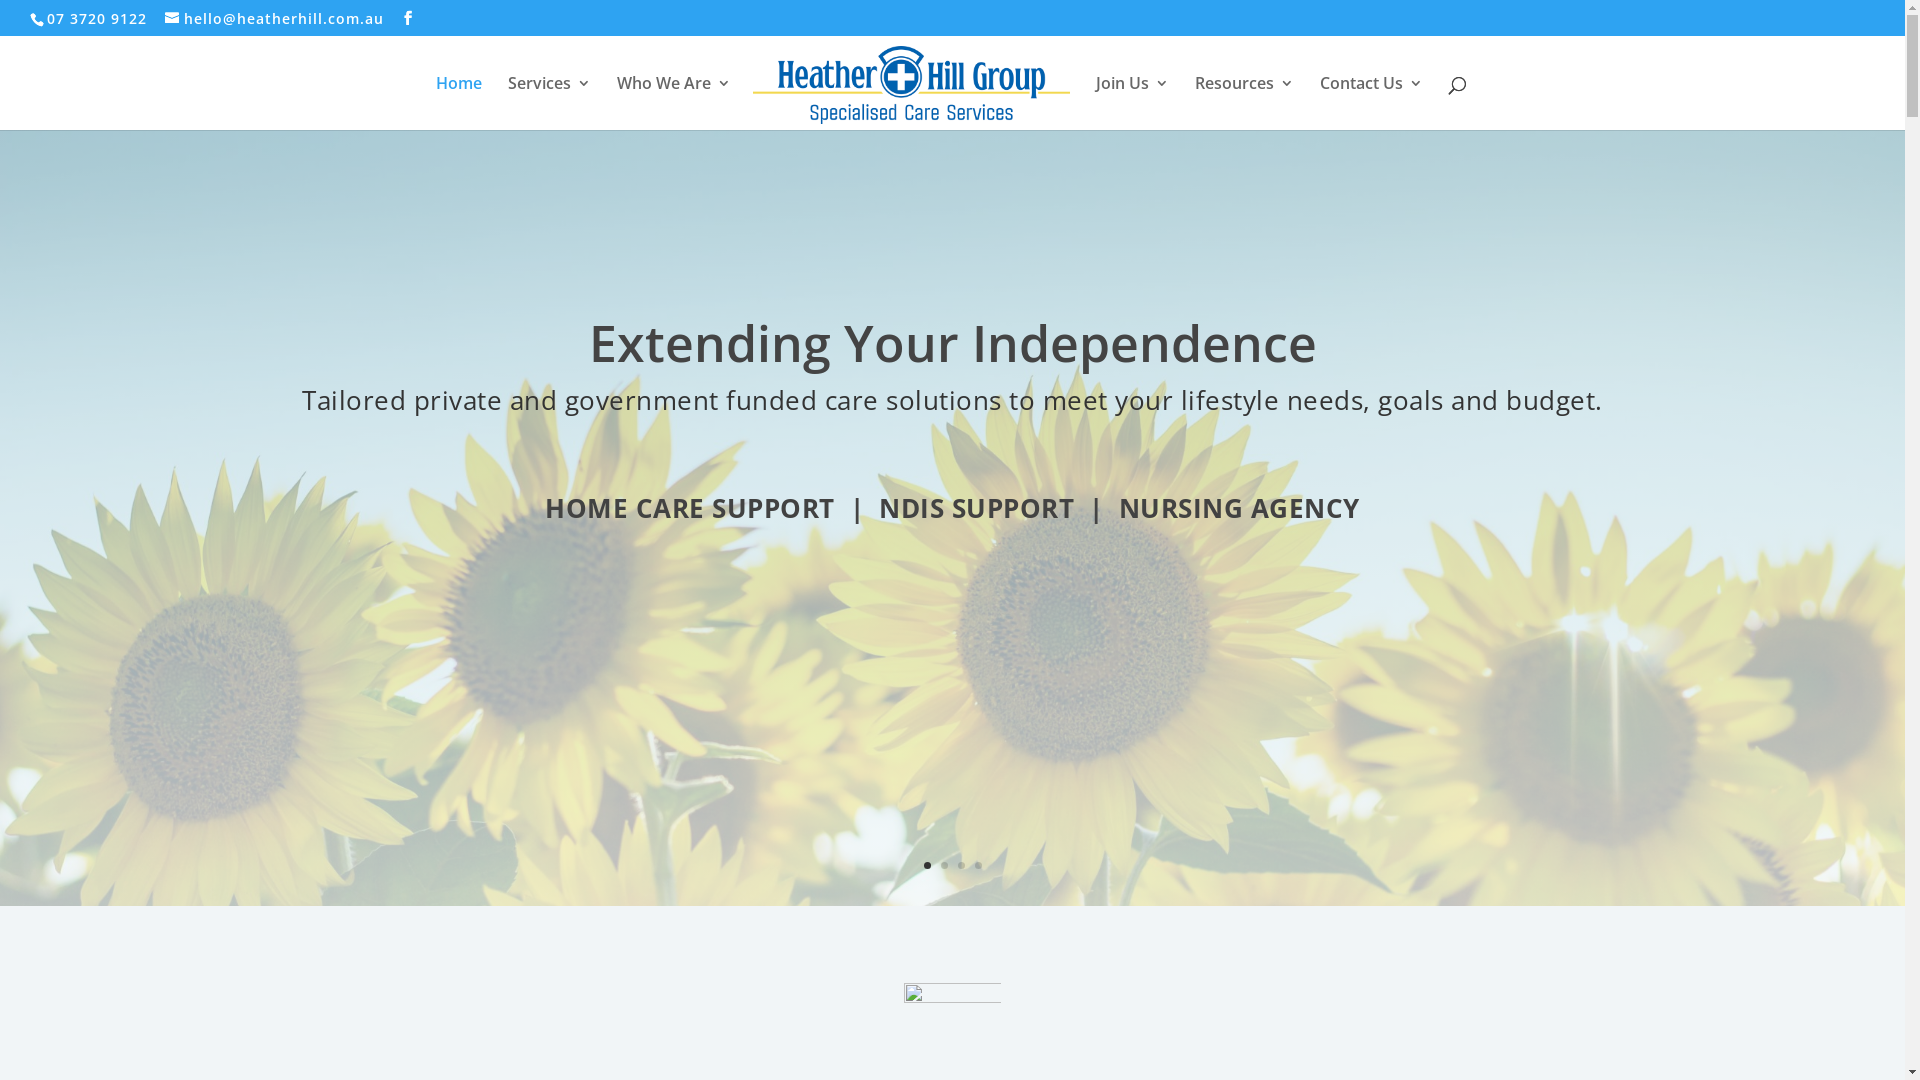 The image size is (1920, 1080). Describe the element at coordinates (690, 507) in the screenshot. I see `'HOME CARE SUPPORT'` at that location.